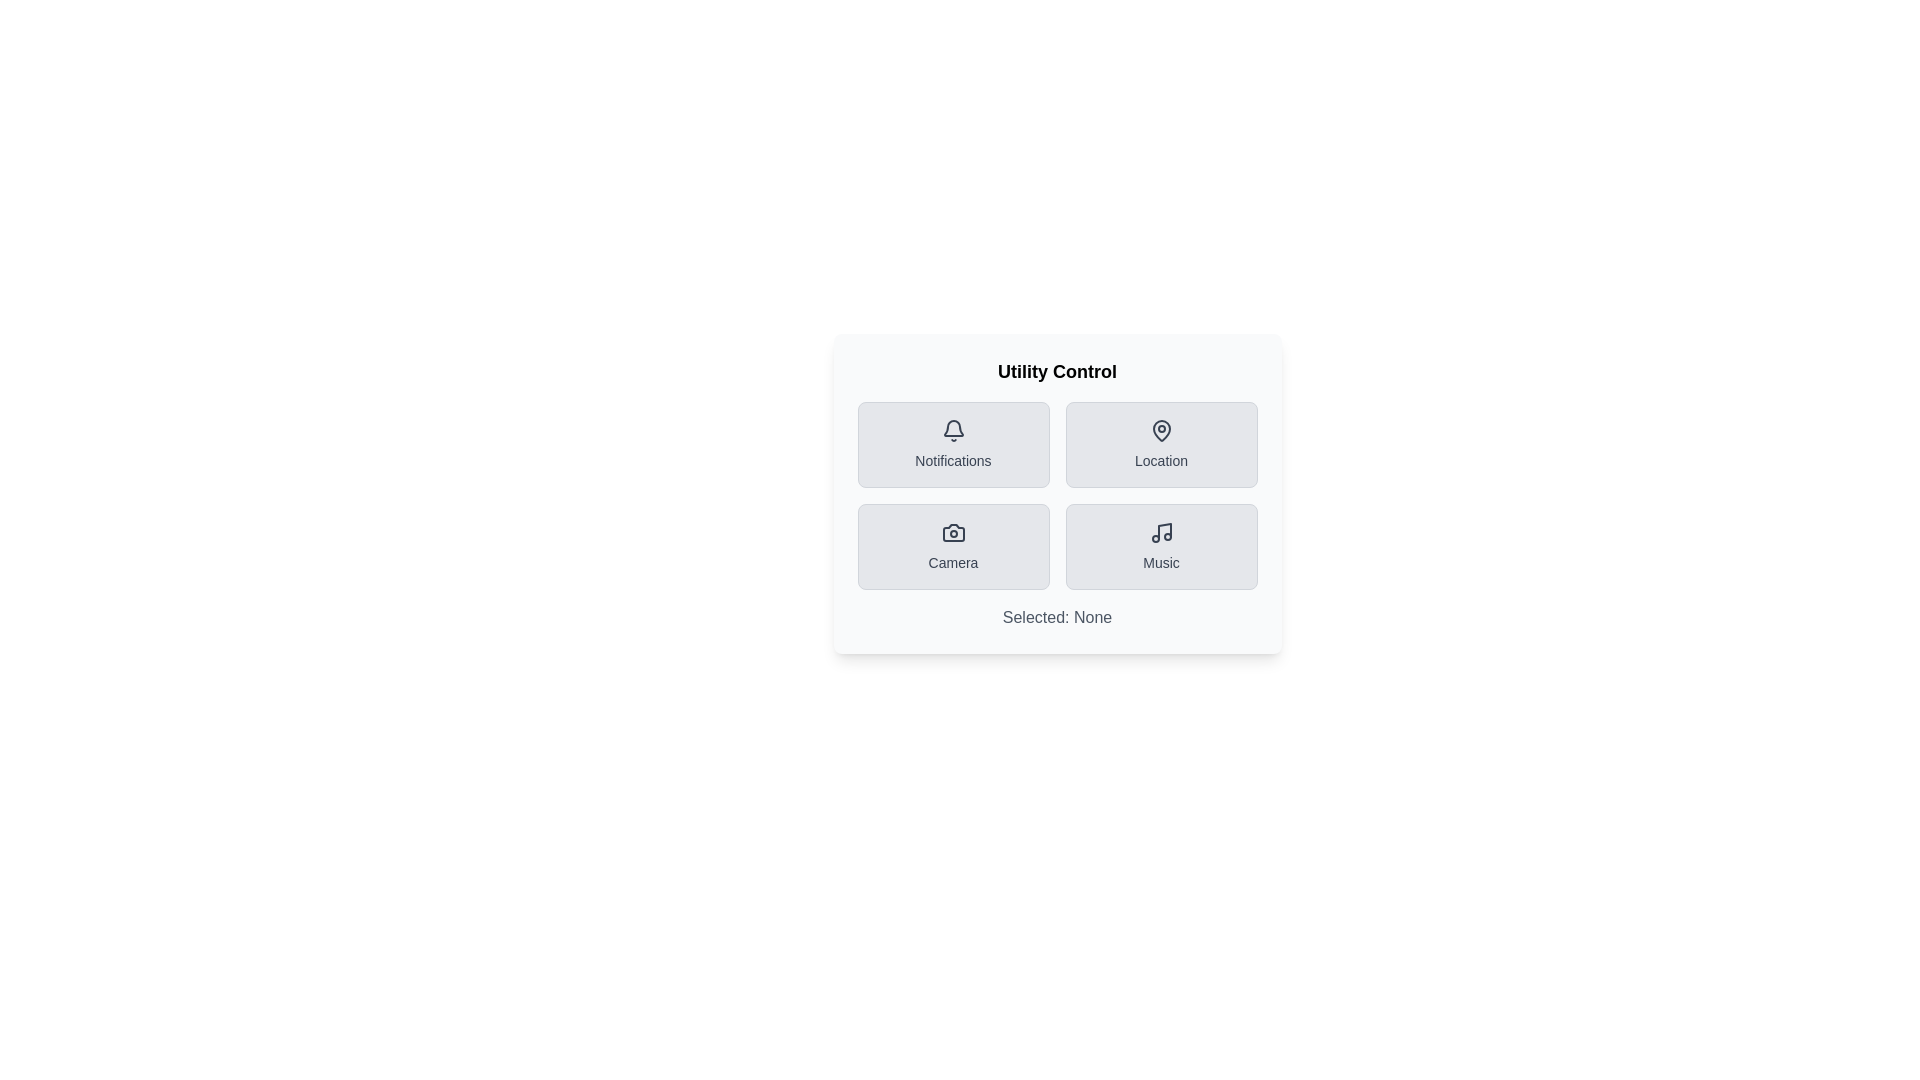 The width and height of the screenshot is (1920, 1080). What do you see at coordinates (952, 443) in the screenshot?
I see `the Notifications button to toggle its state` at bounding box center [952, 443].